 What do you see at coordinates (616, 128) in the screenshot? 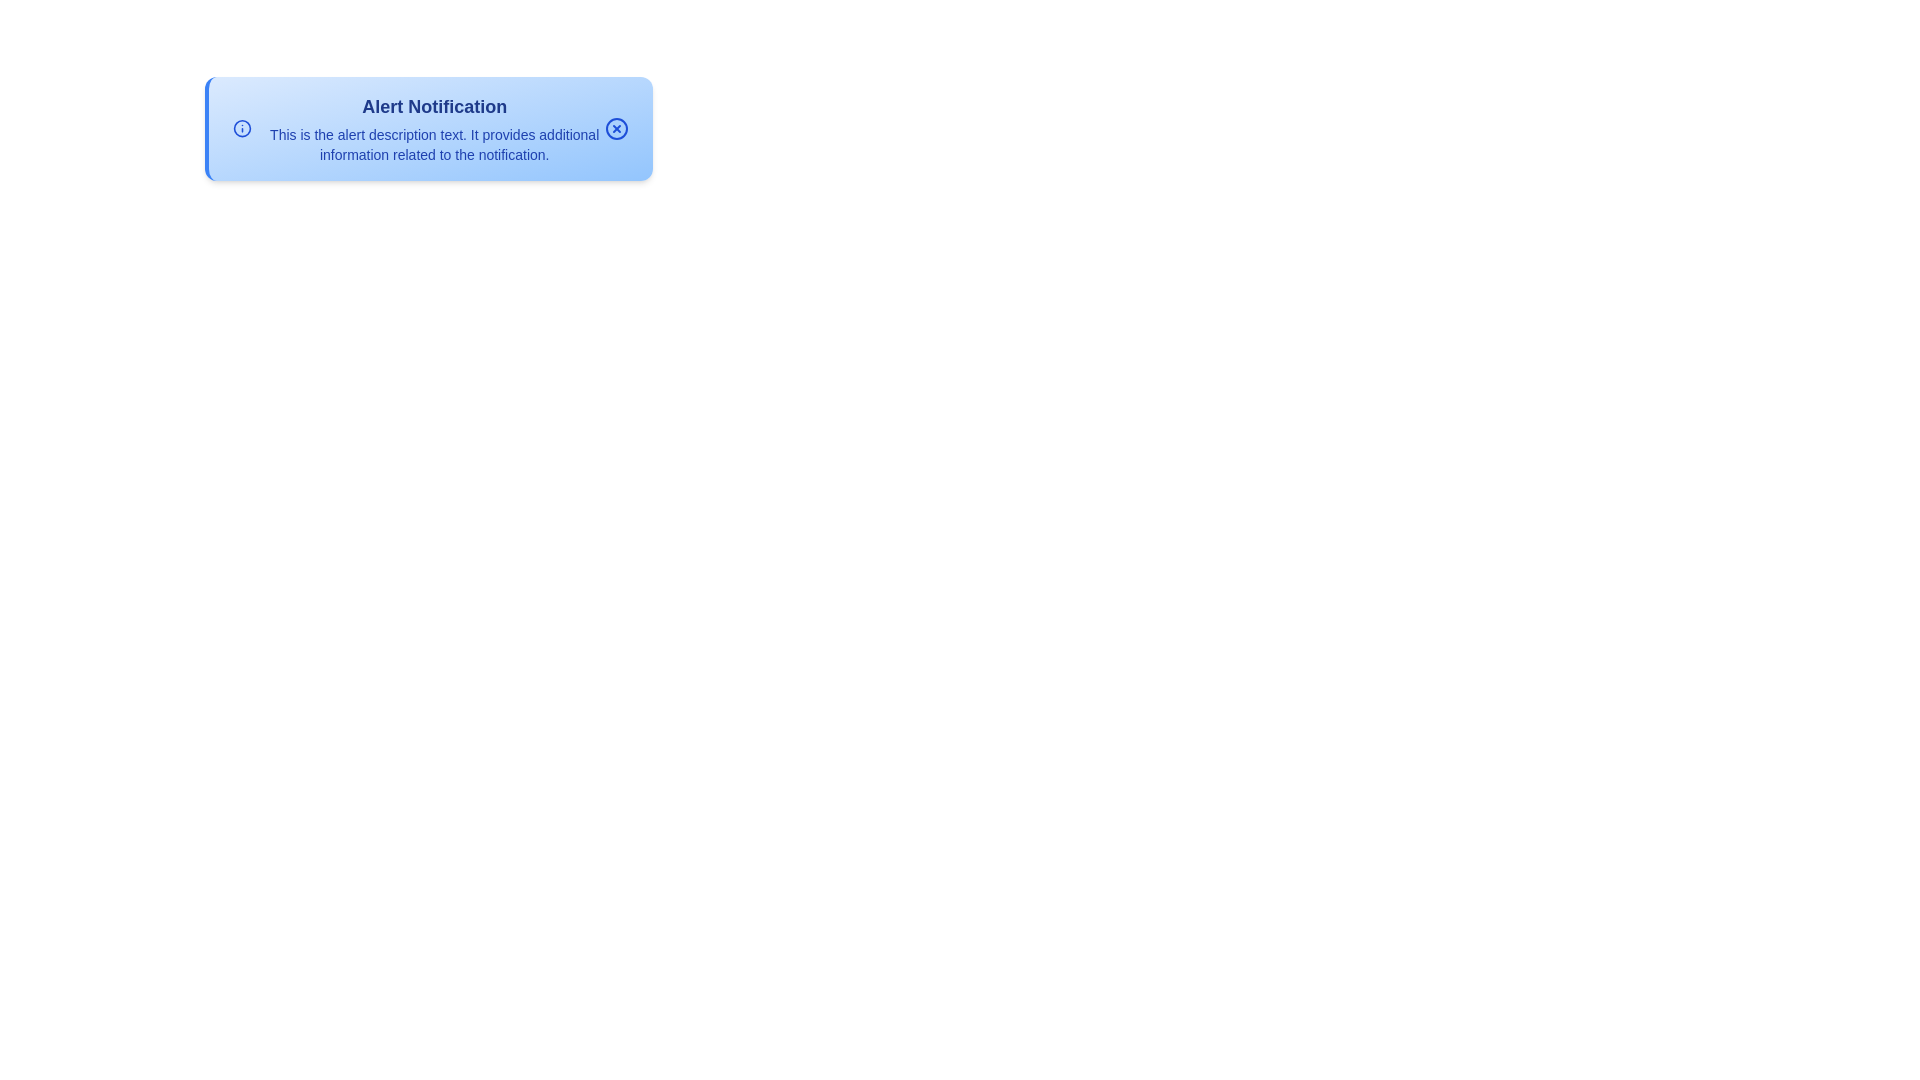
I see `the close button of the alert to close it` at bounding box center [616, 128].